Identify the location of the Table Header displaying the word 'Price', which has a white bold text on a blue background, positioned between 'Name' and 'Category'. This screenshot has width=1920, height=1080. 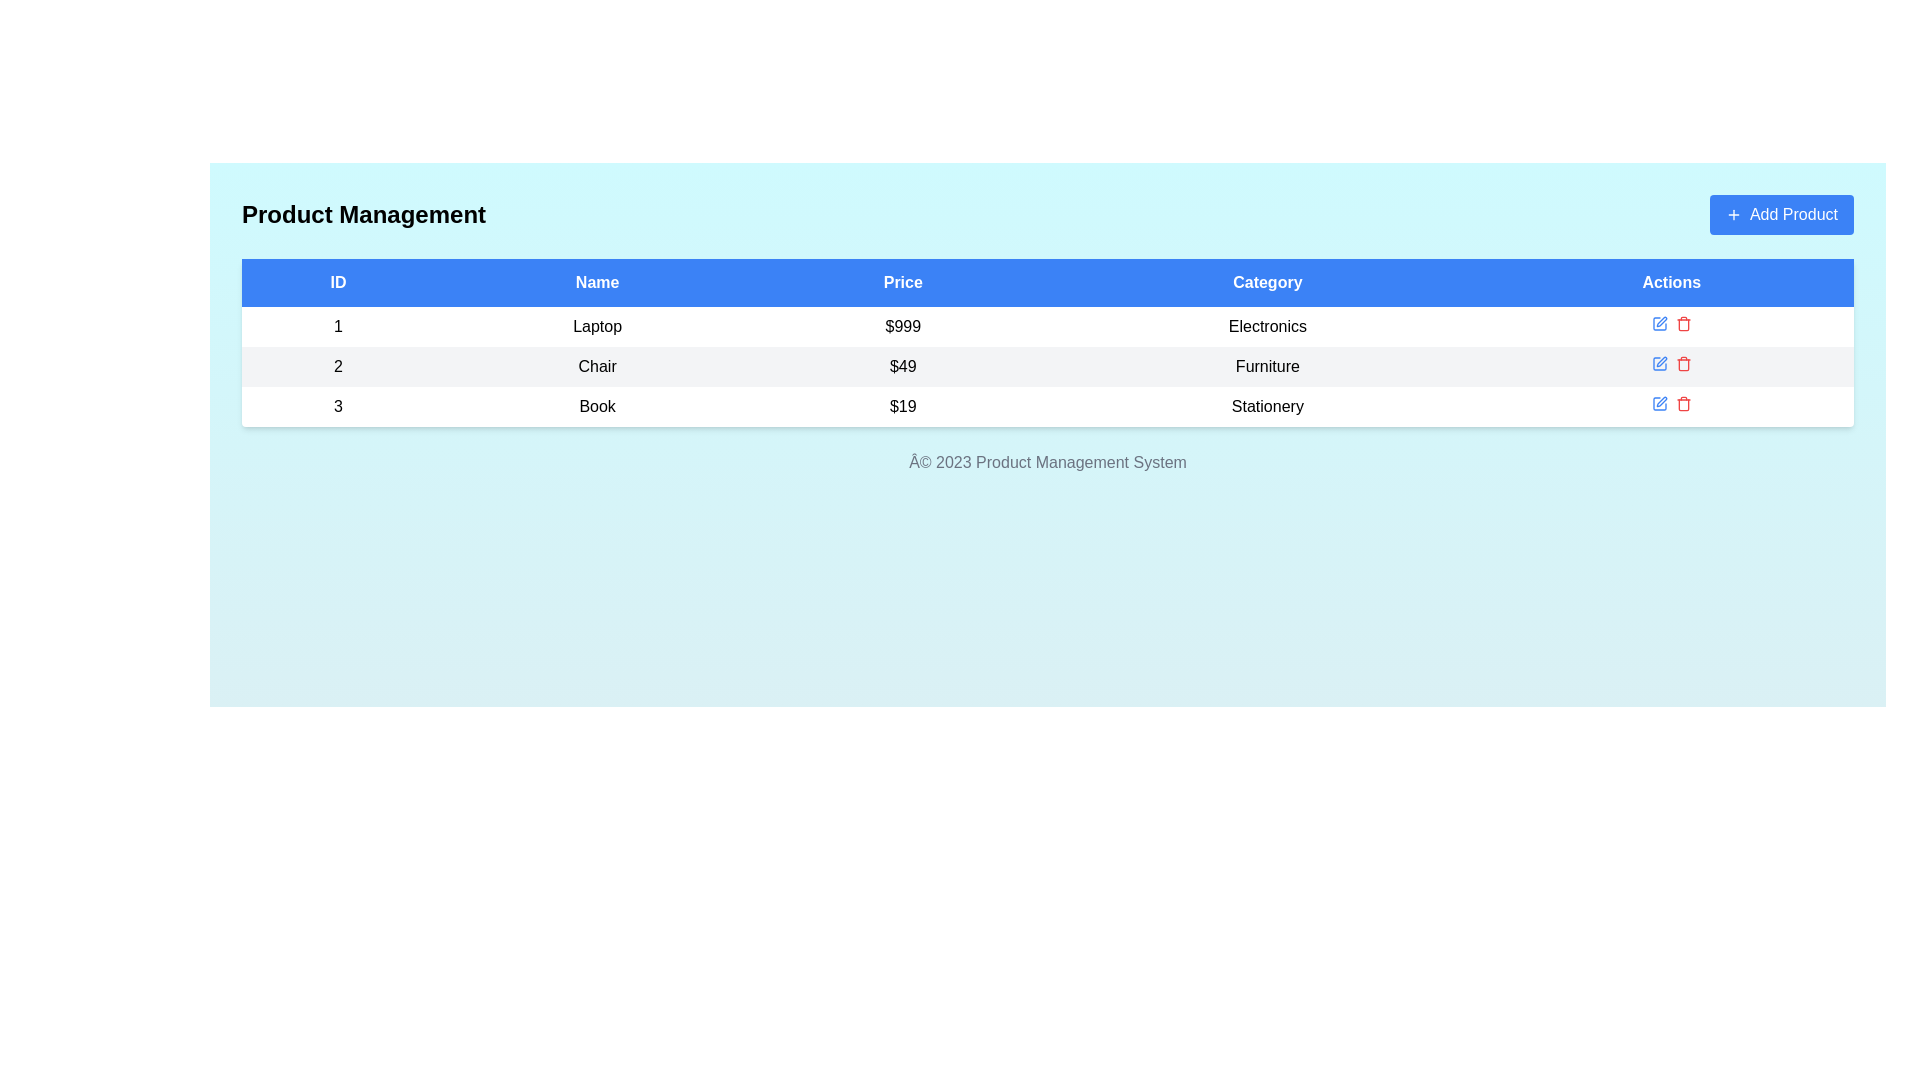
(902, 282).